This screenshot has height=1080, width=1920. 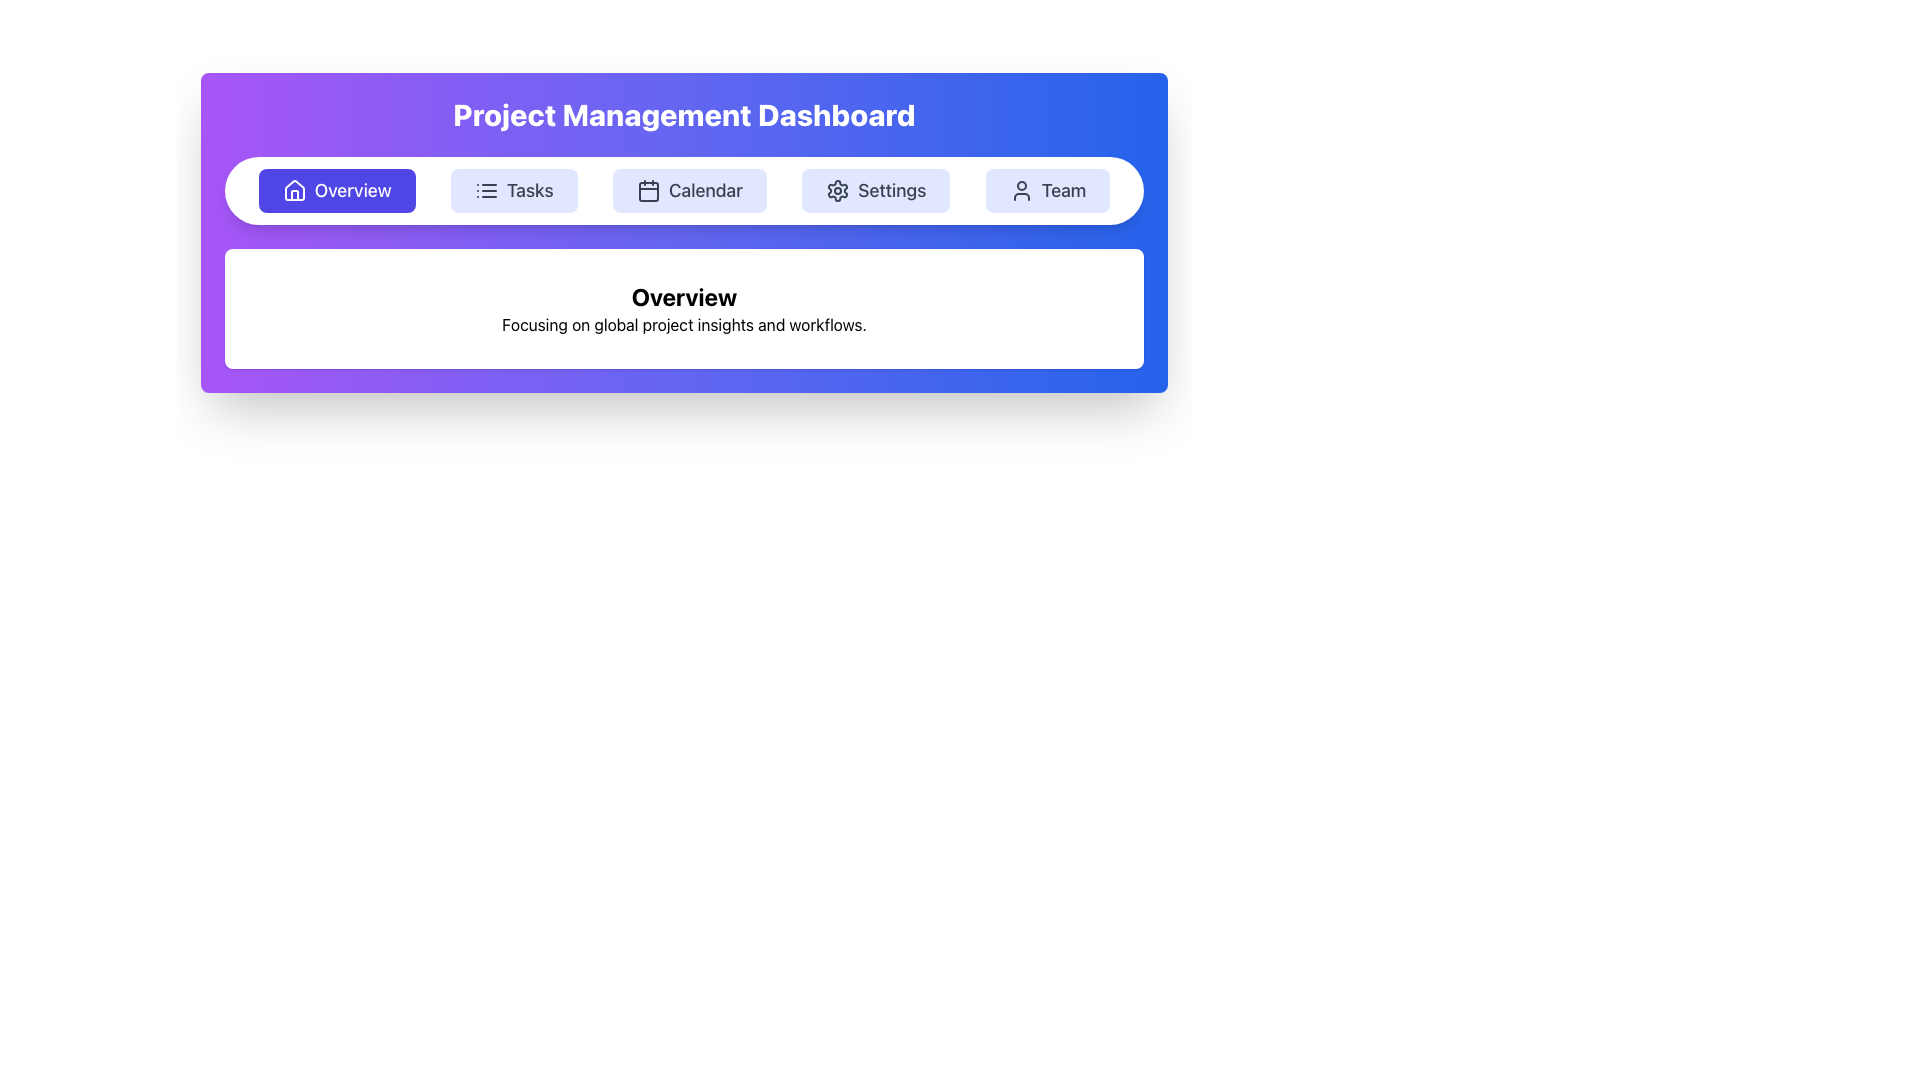 What do you see at coordinates (514, 191) in the screenshot?
I see `the 'Tasks' button, which is the second button from the left in the navigation bar` at bounding box center [514, 191].